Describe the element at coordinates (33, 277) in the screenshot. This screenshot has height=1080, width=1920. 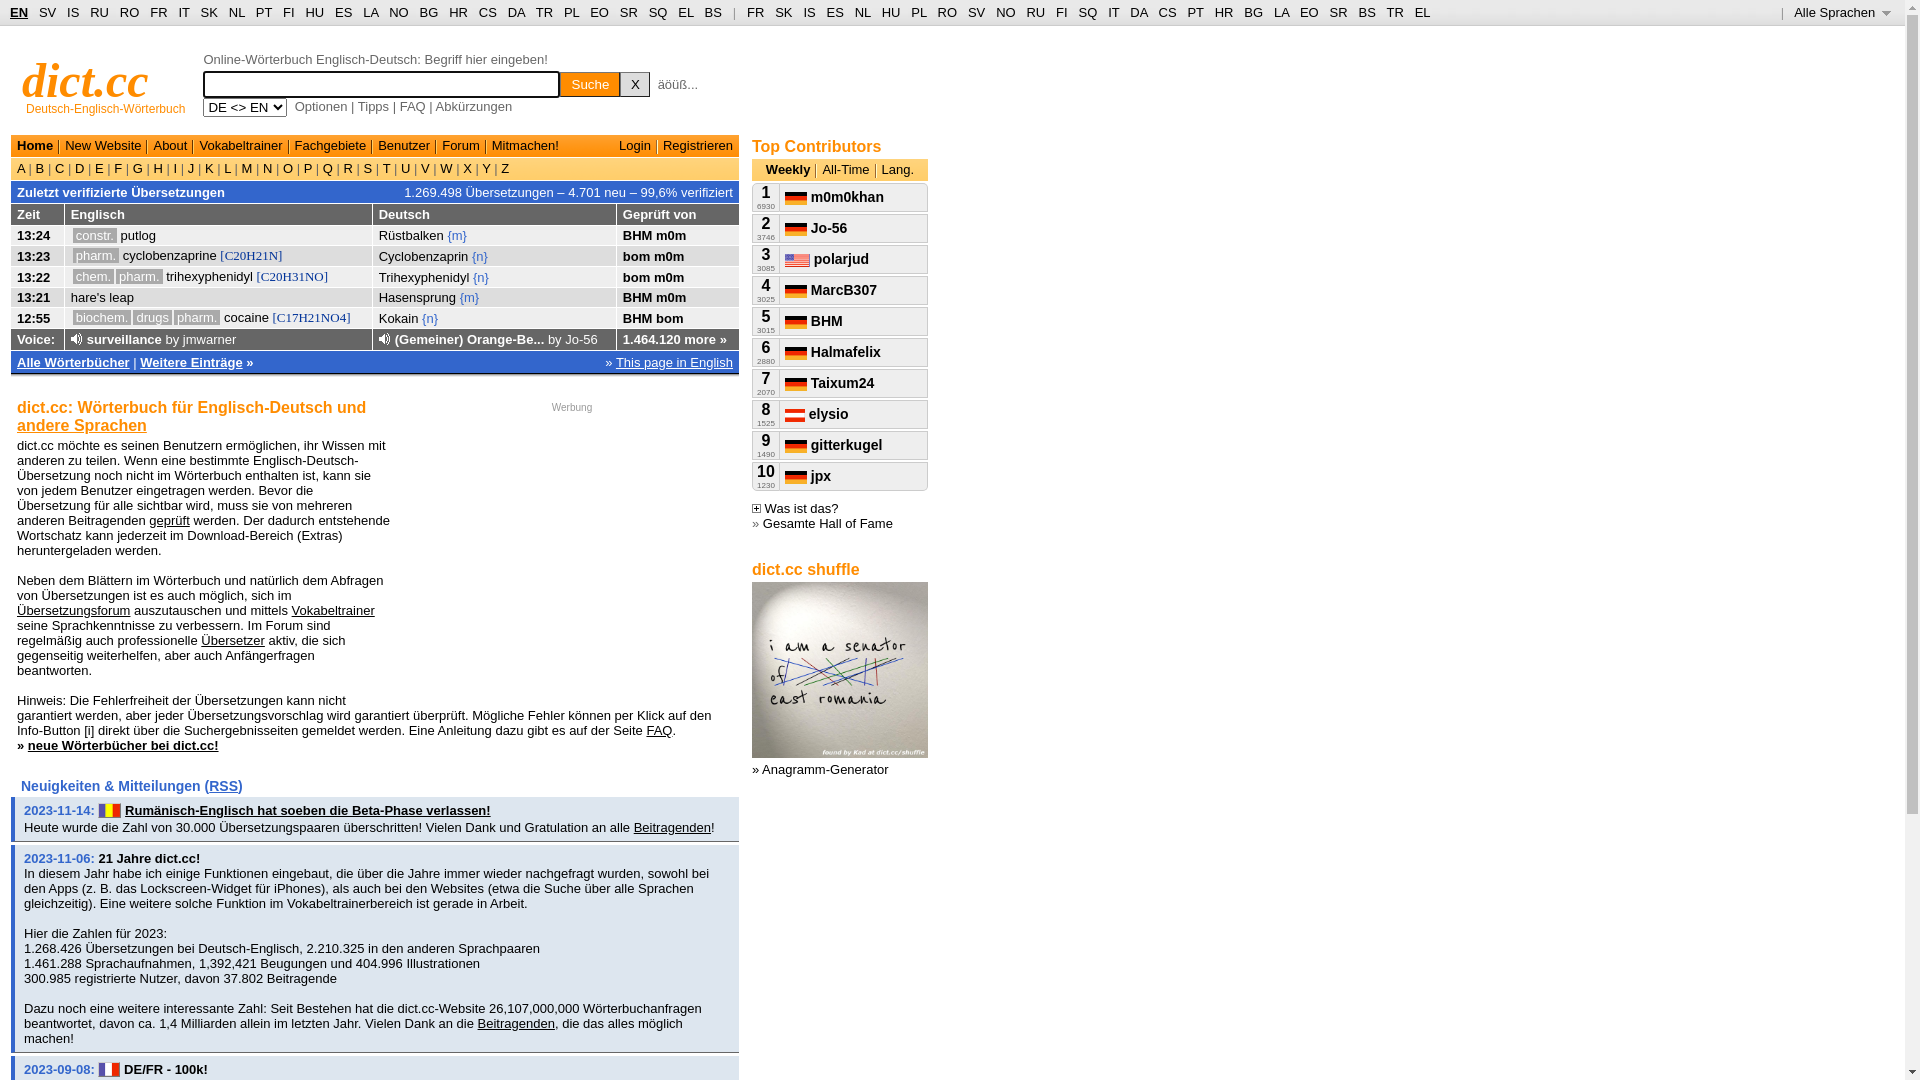
I see `'13:22'` at that location.